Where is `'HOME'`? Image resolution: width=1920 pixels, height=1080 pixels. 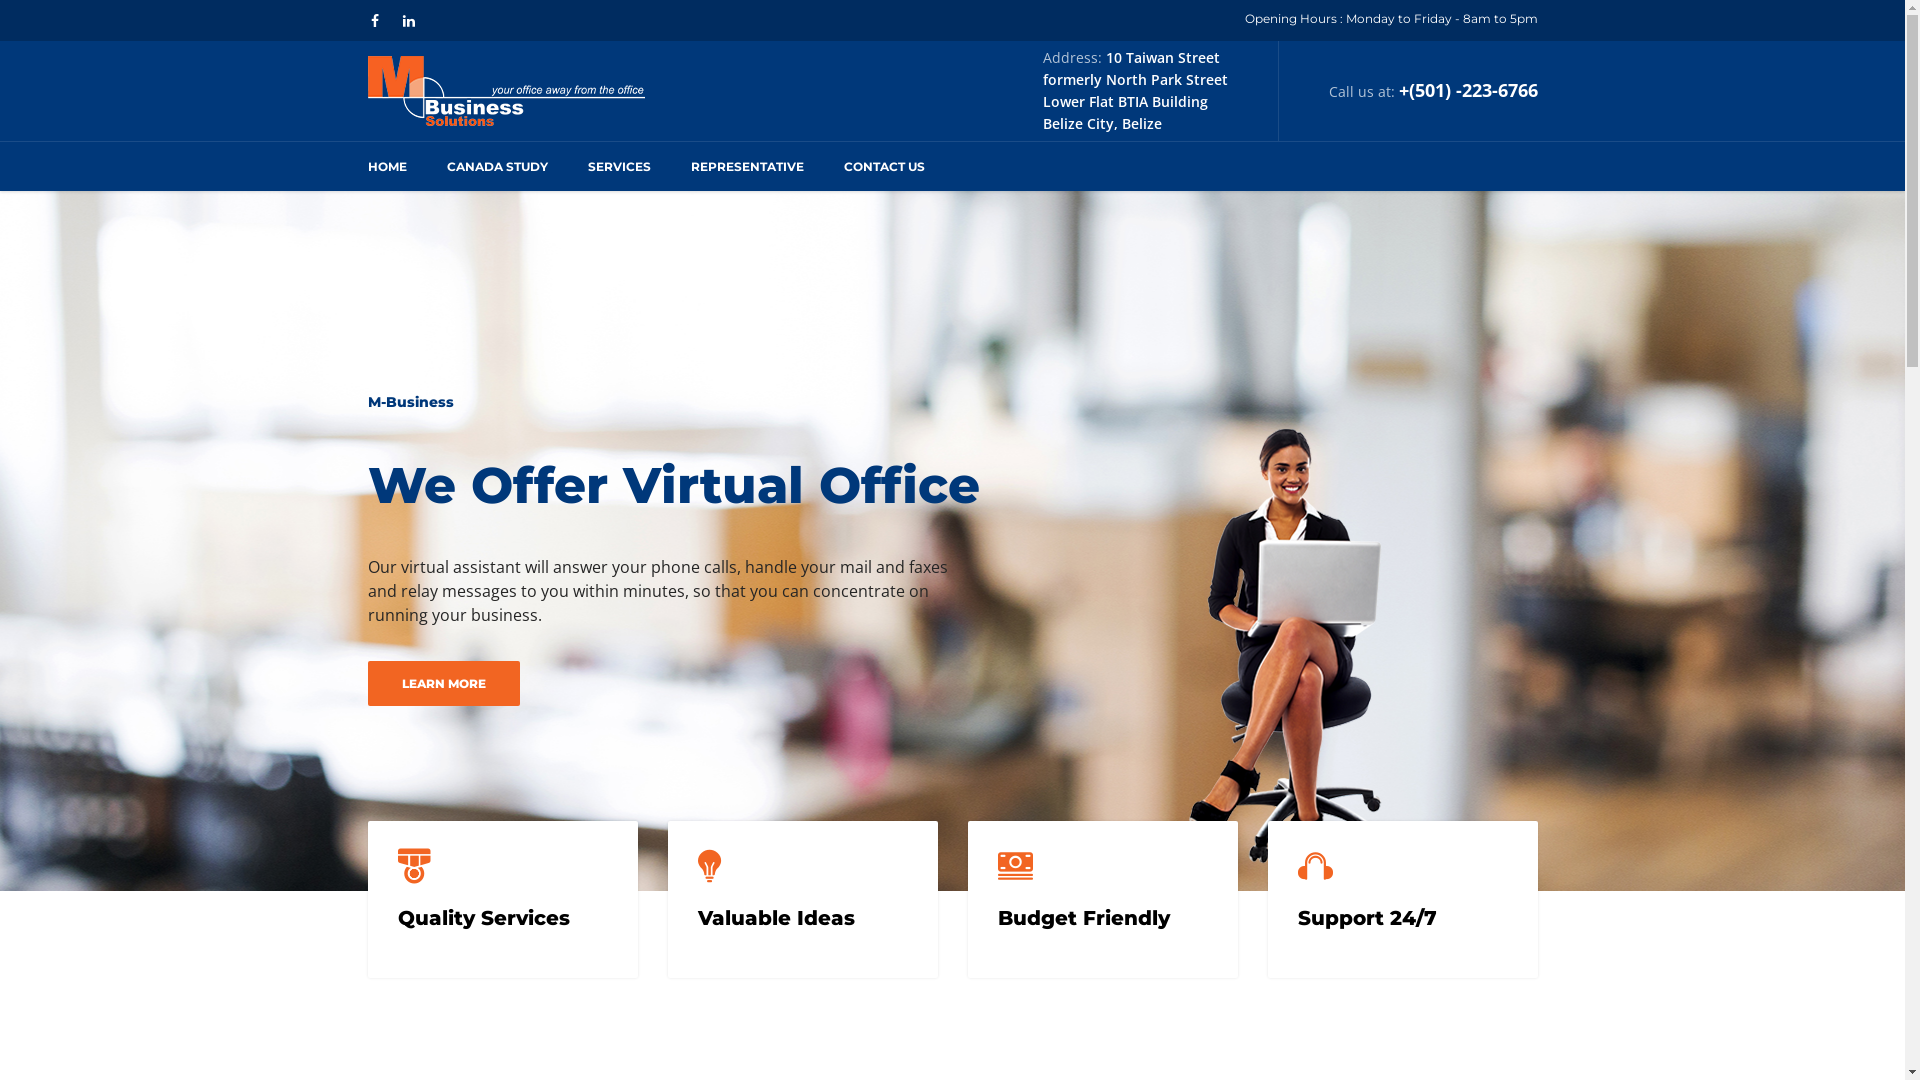
'HOME' is located at coordinates (397, 165).